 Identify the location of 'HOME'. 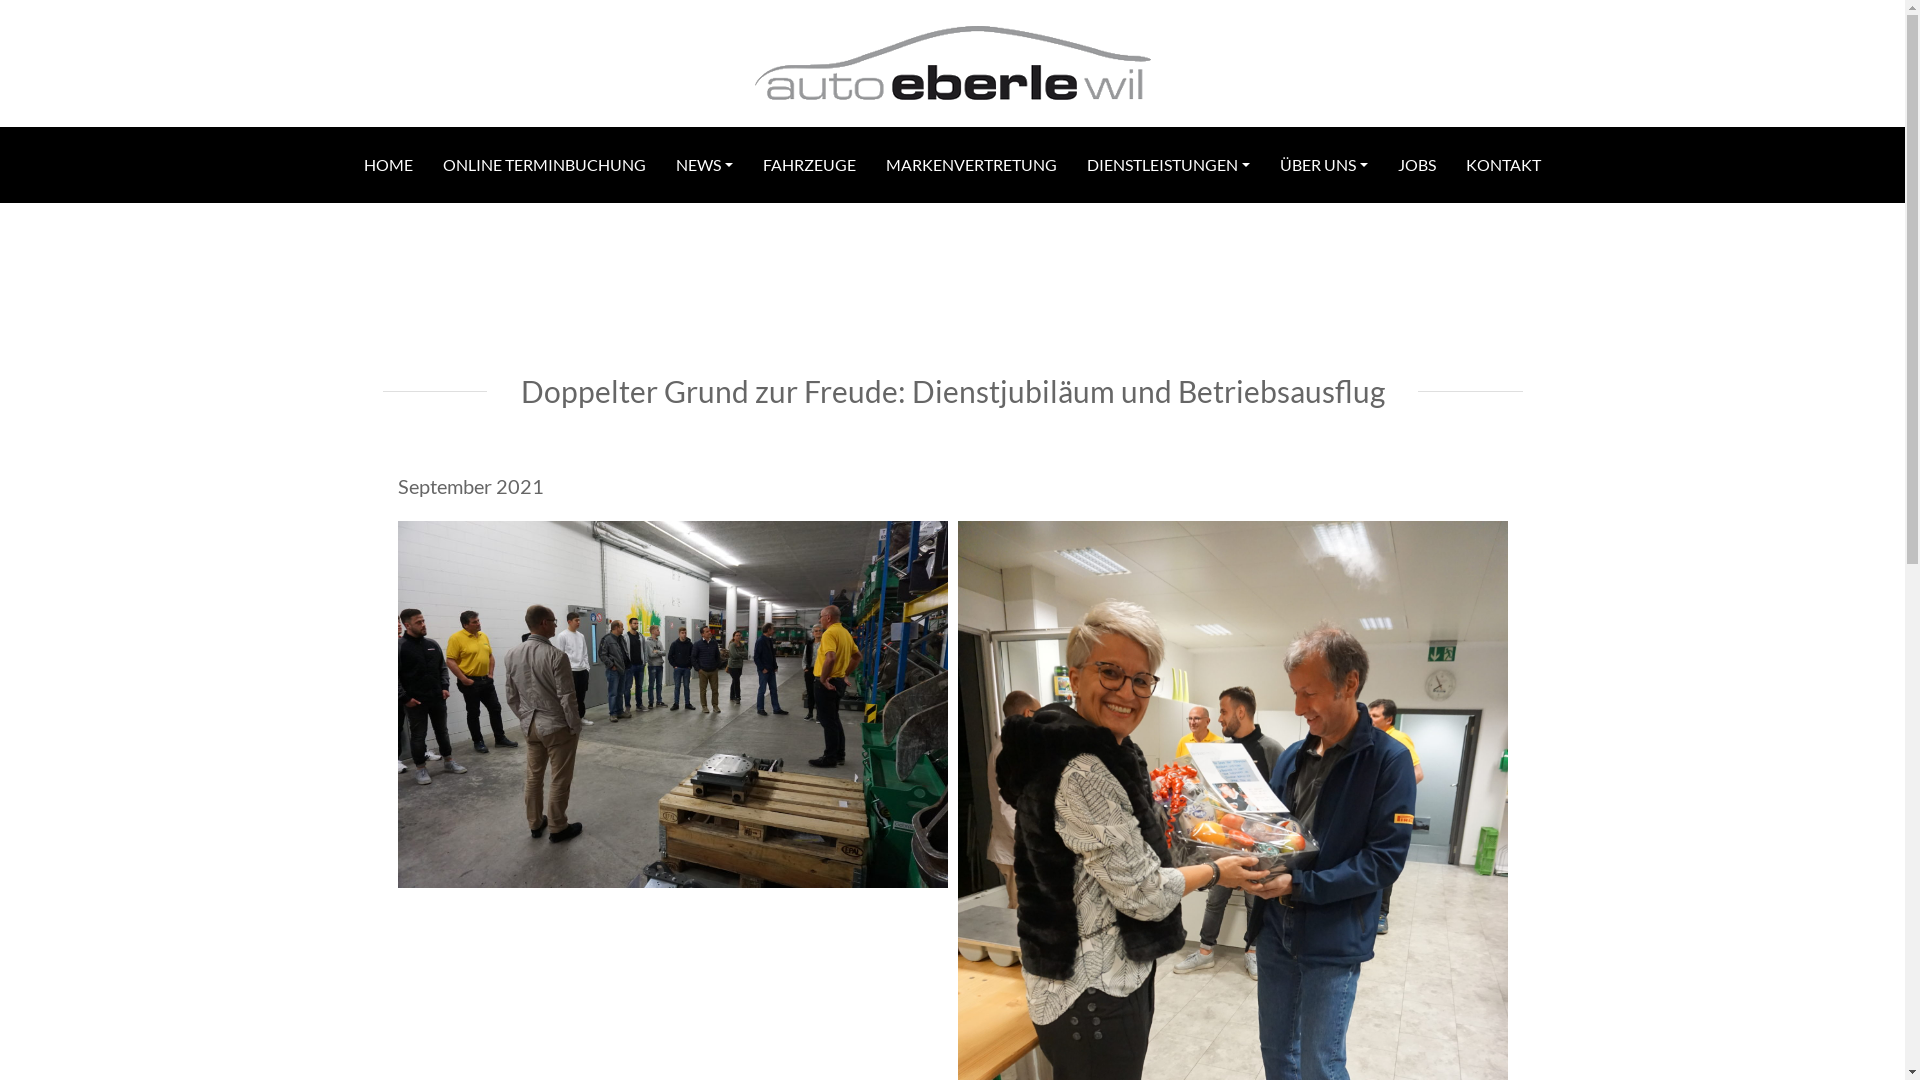
(388, 164).